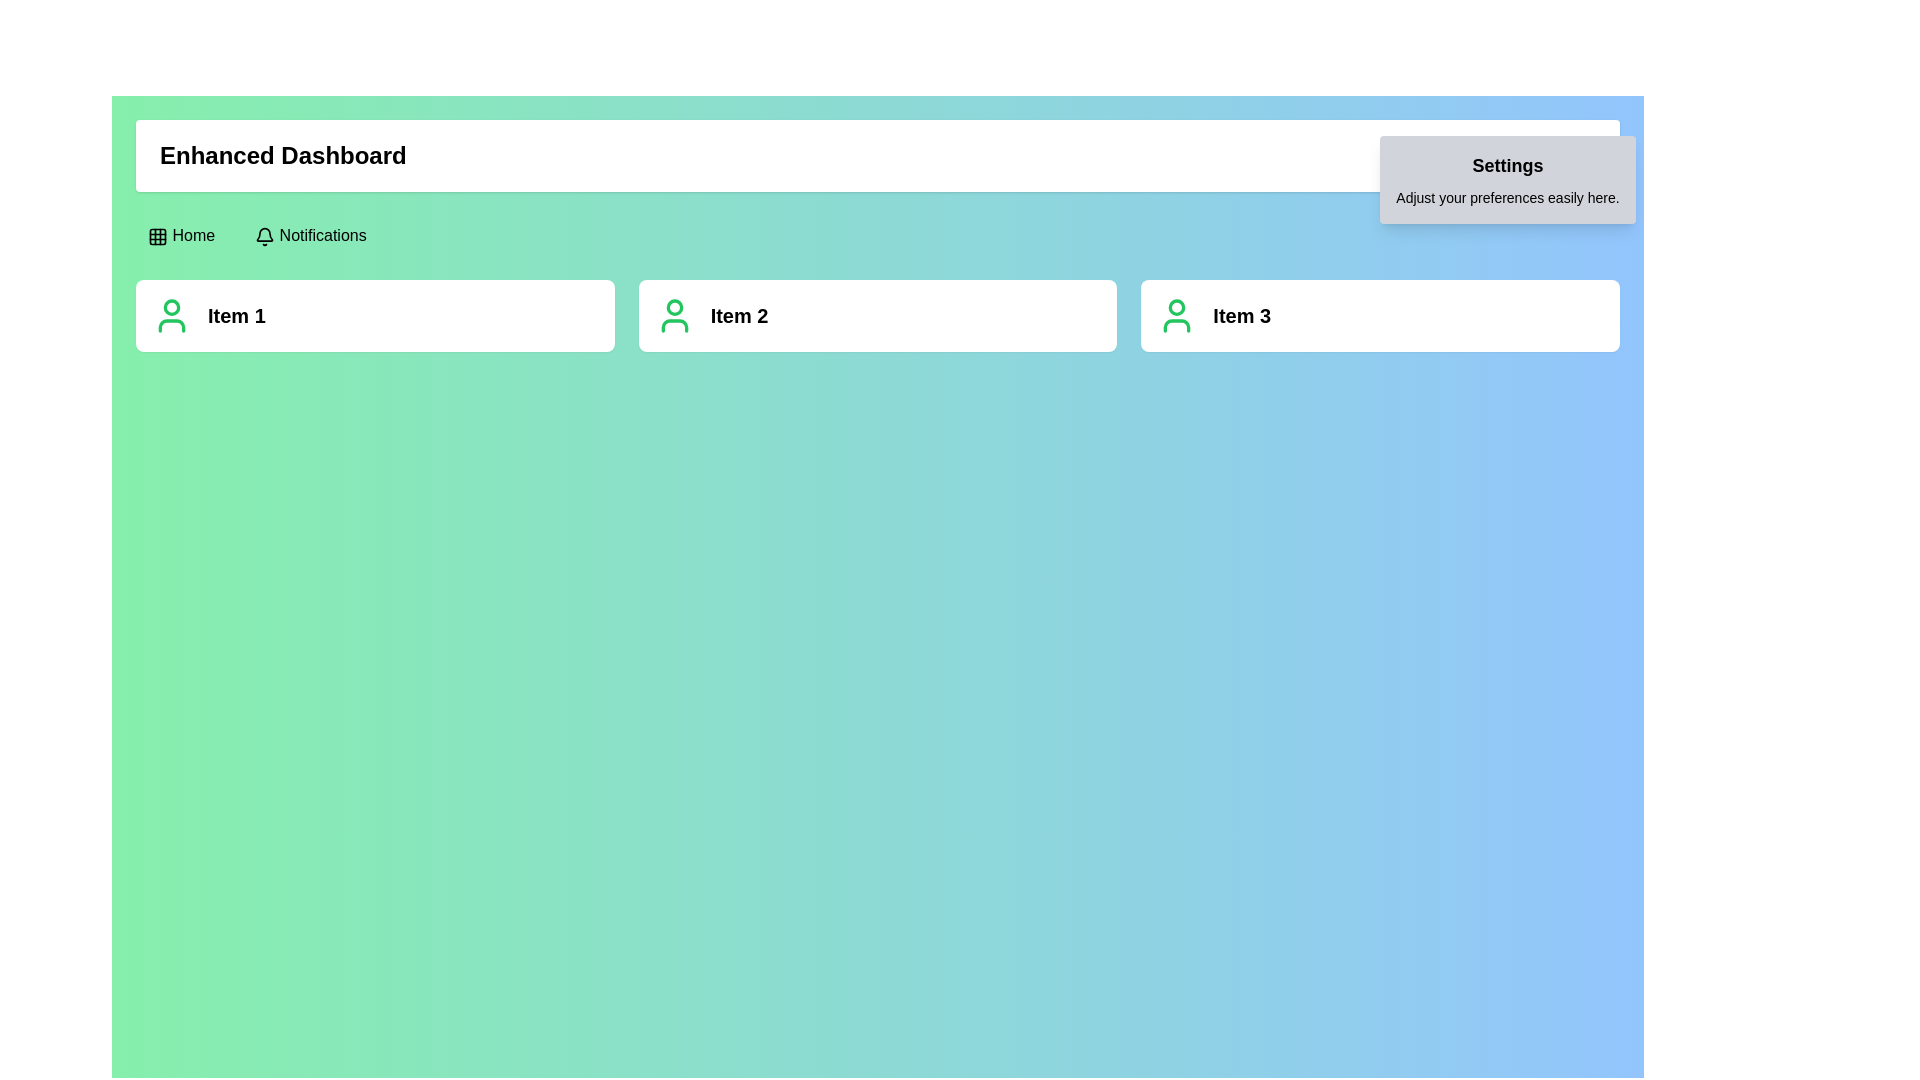  I want to click on text label 'Item 3' which is prominently displayed in bold font within the rightmost card of a group of three cards, located centrally to the right of a green user silhouette icon, so click(1241, 315).